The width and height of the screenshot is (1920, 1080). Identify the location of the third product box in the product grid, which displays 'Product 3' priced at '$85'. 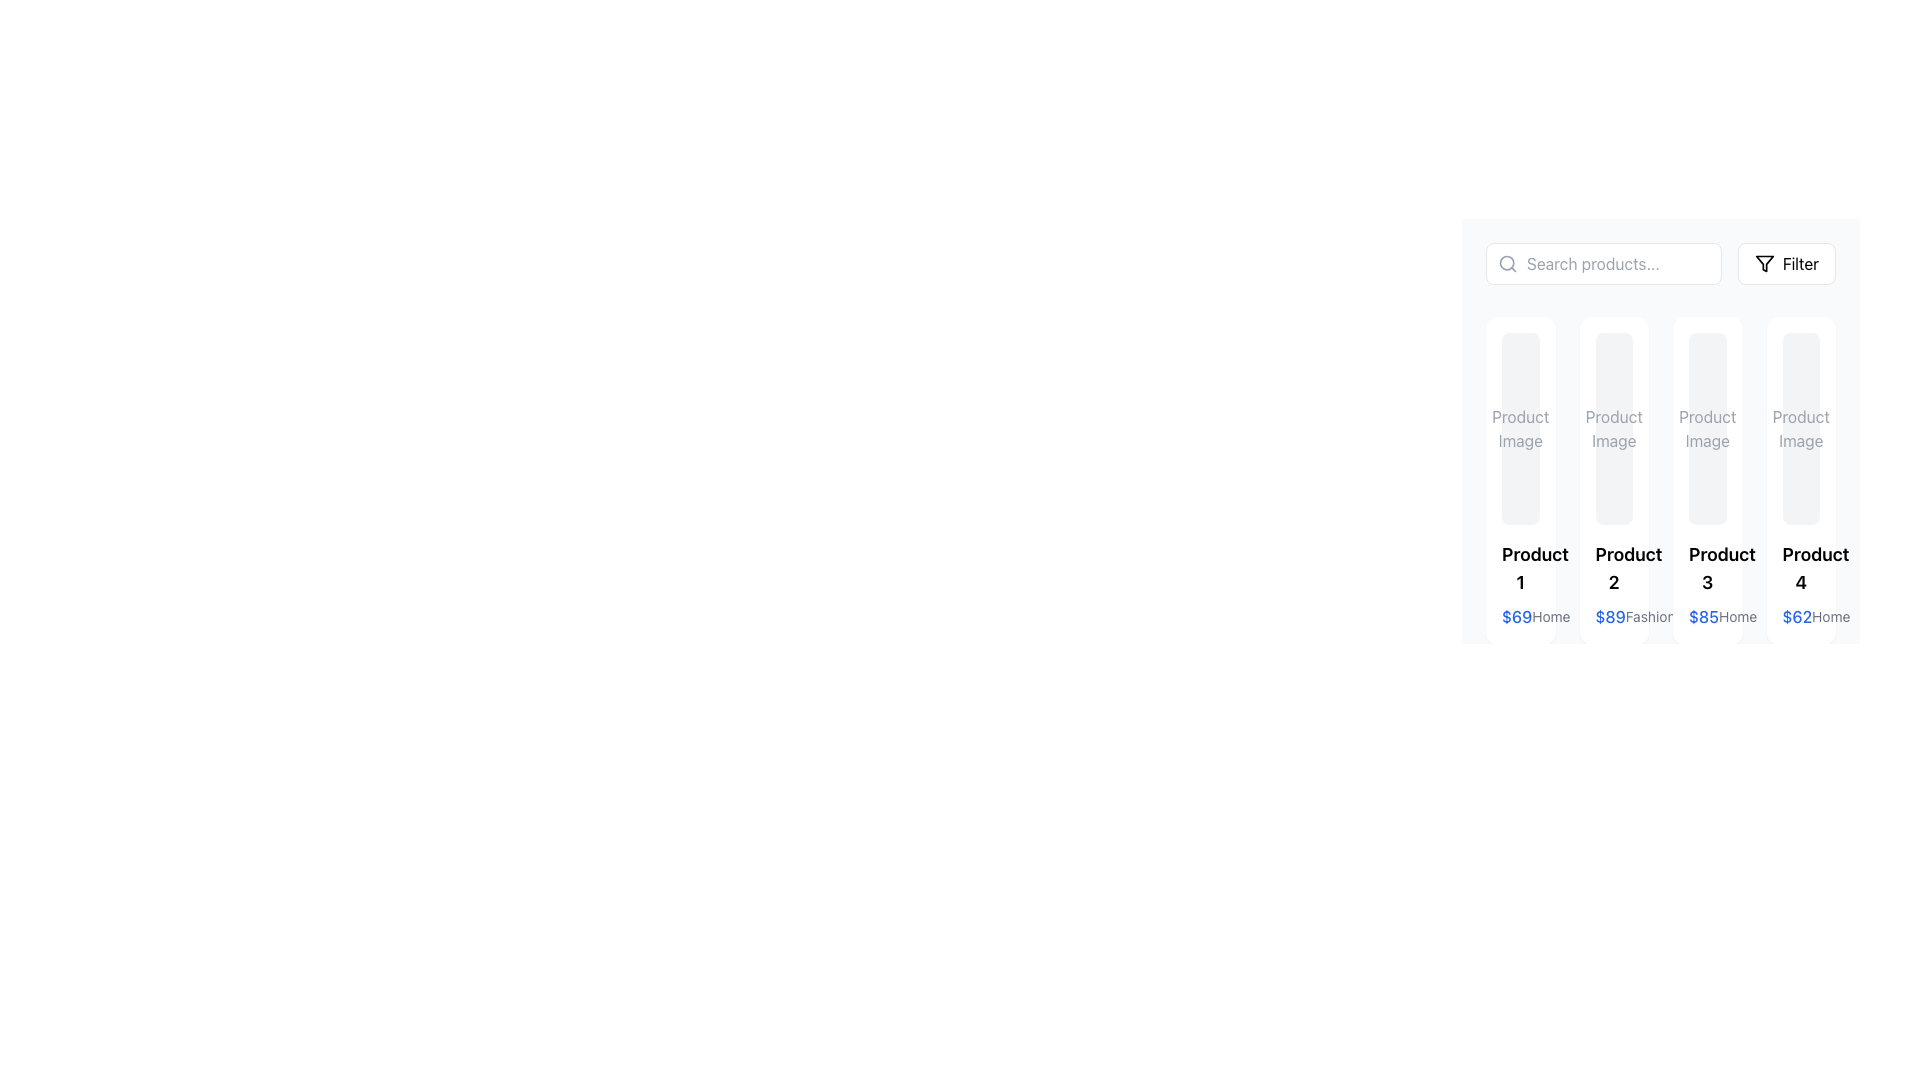
(1660, 418).